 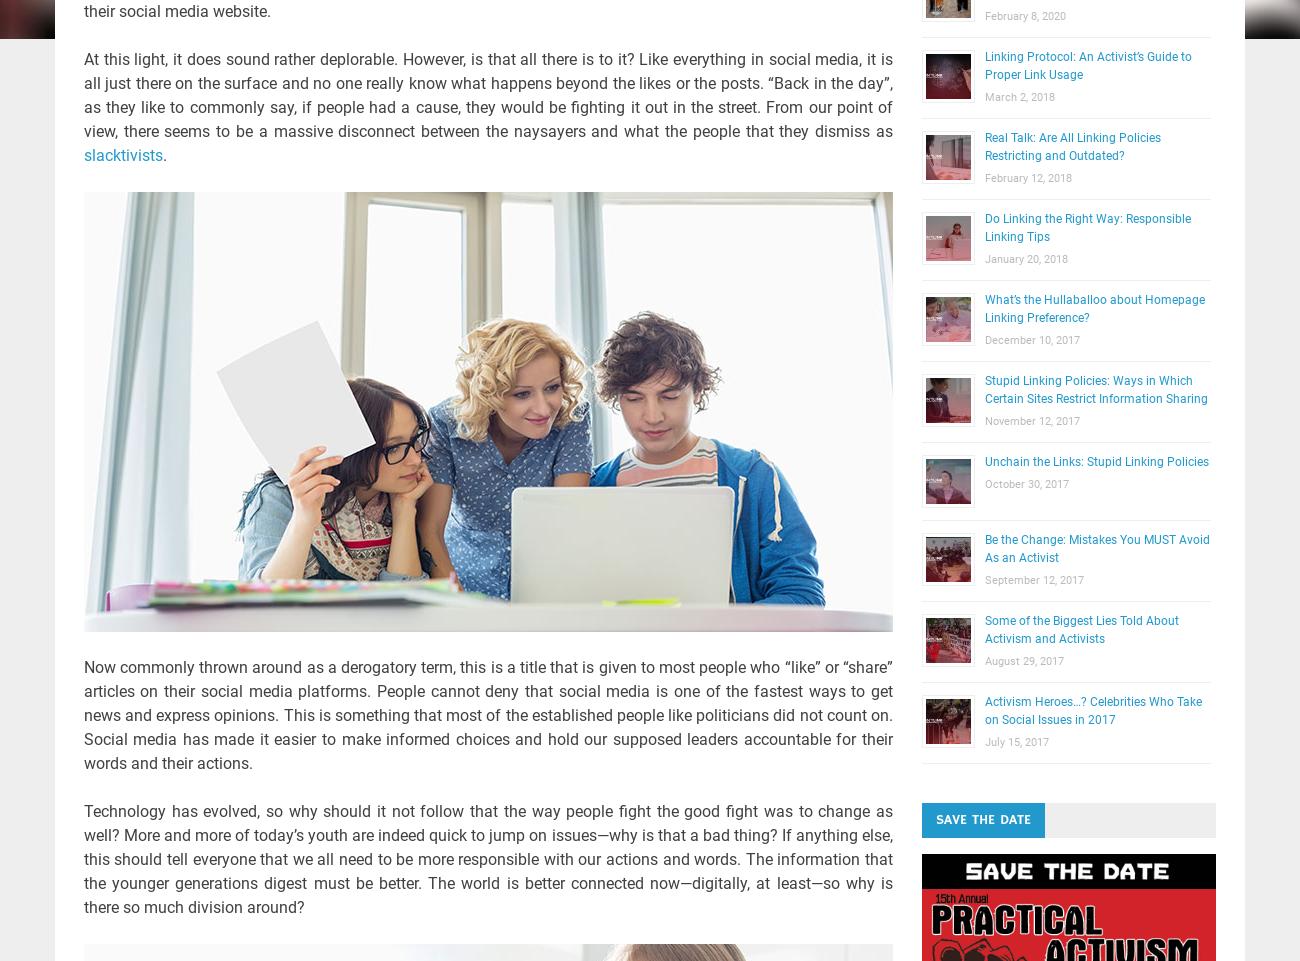 What do you see at coordinates (486, 95) in the screenshot?
I see `'At this light, it does sound rather deplorable. However, is that all there is to it? Like everything in social media, it is all just there on the surface and no one really know what happens beyond the likes or the posts. “Back in the day”, as they like to commonly say, if people had a cause, they would be fighting it out in the street. From our point of view, there seems to be a massive disconnect between the naysayers and what the people that they dismiss as'` at bounding box center [486, 95].